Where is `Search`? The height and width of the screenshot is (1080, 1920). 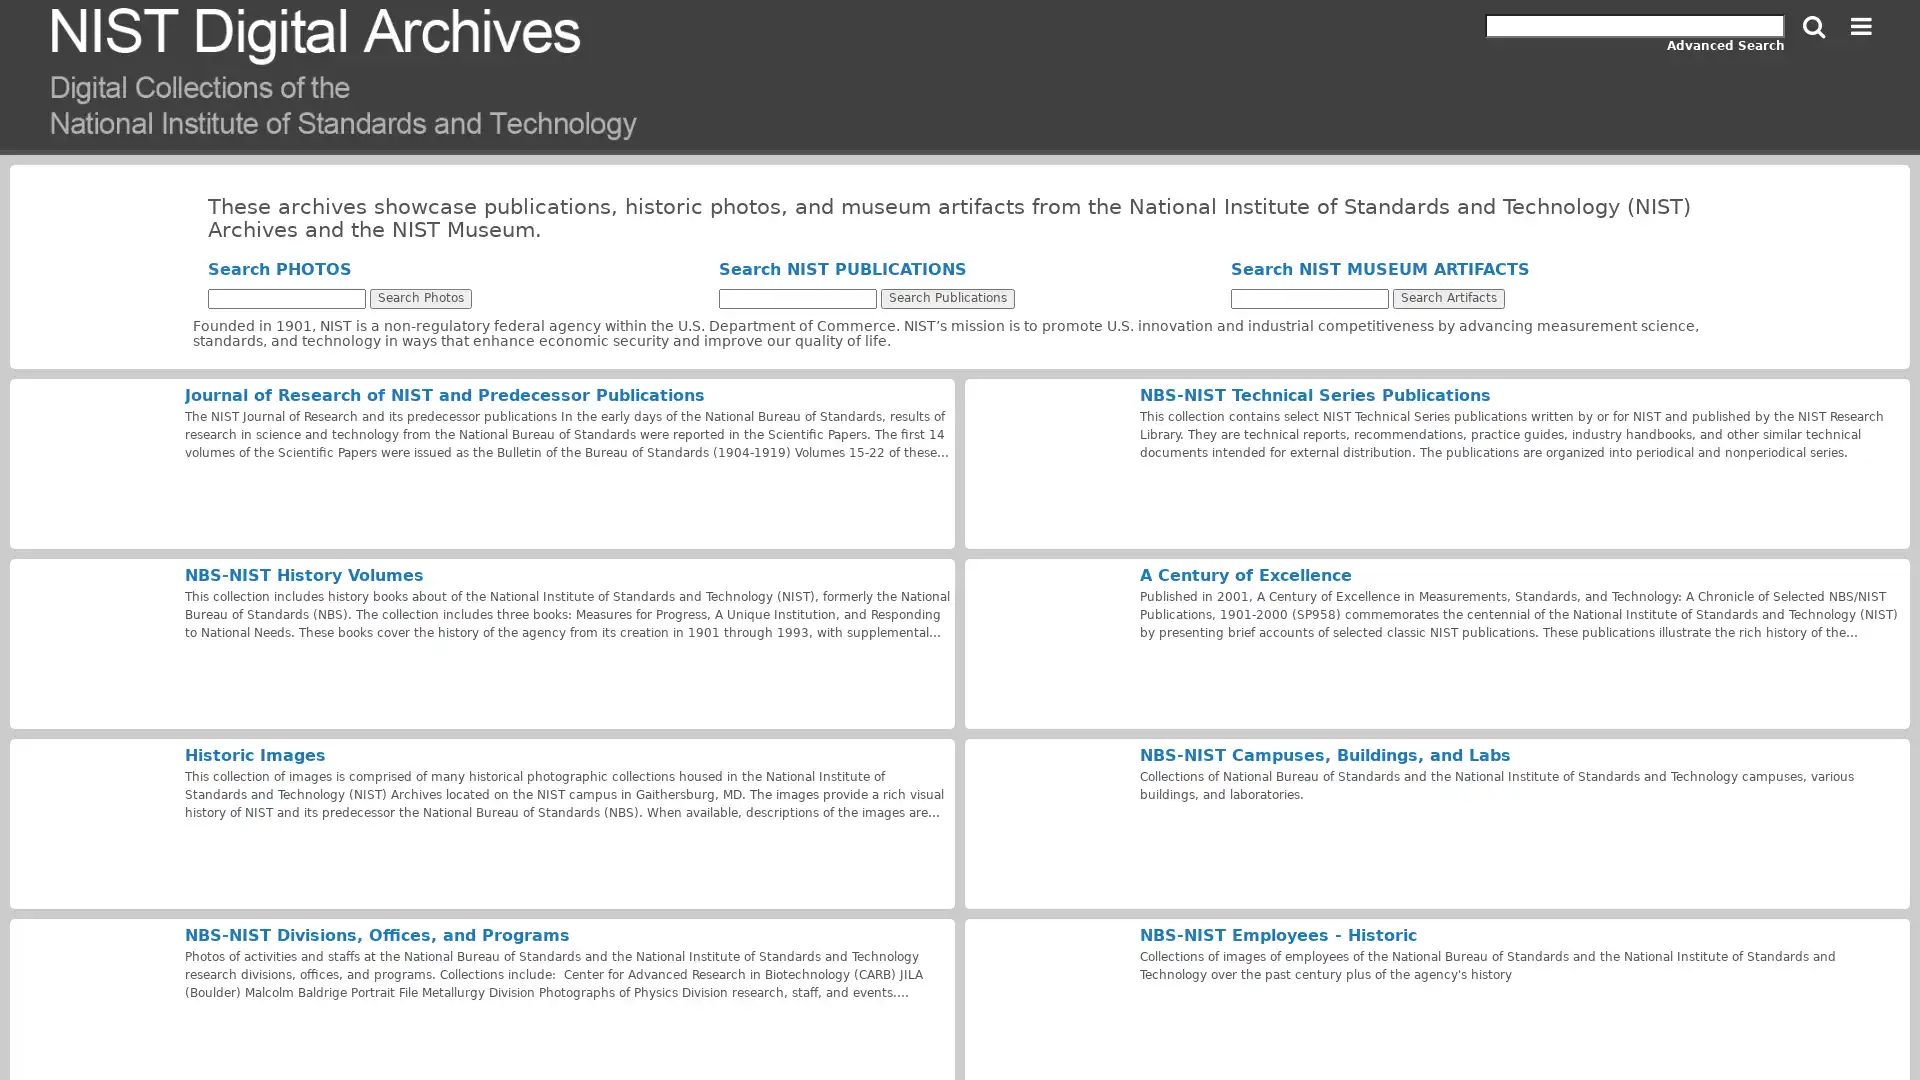 Search is located at coordinates (1814, 27).